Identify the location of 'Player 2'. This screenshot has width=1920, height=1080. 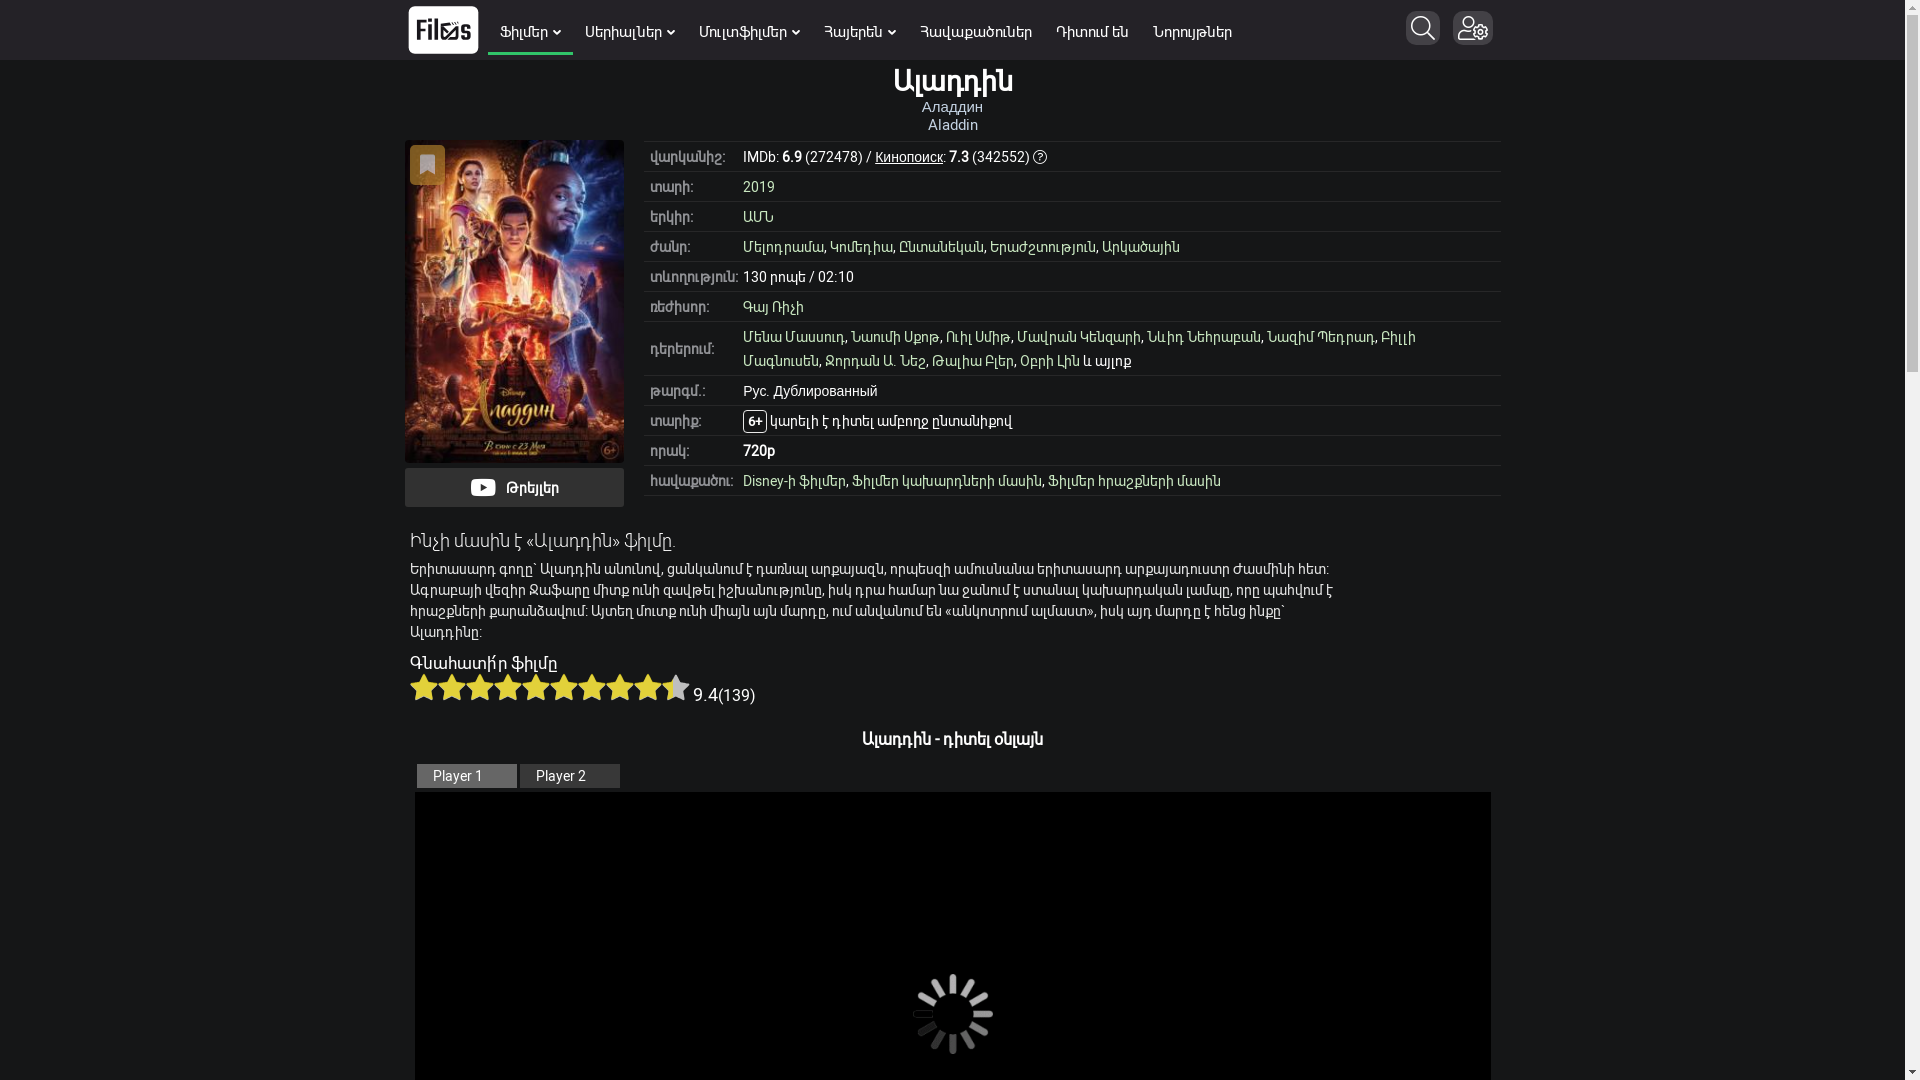
(569, 774).